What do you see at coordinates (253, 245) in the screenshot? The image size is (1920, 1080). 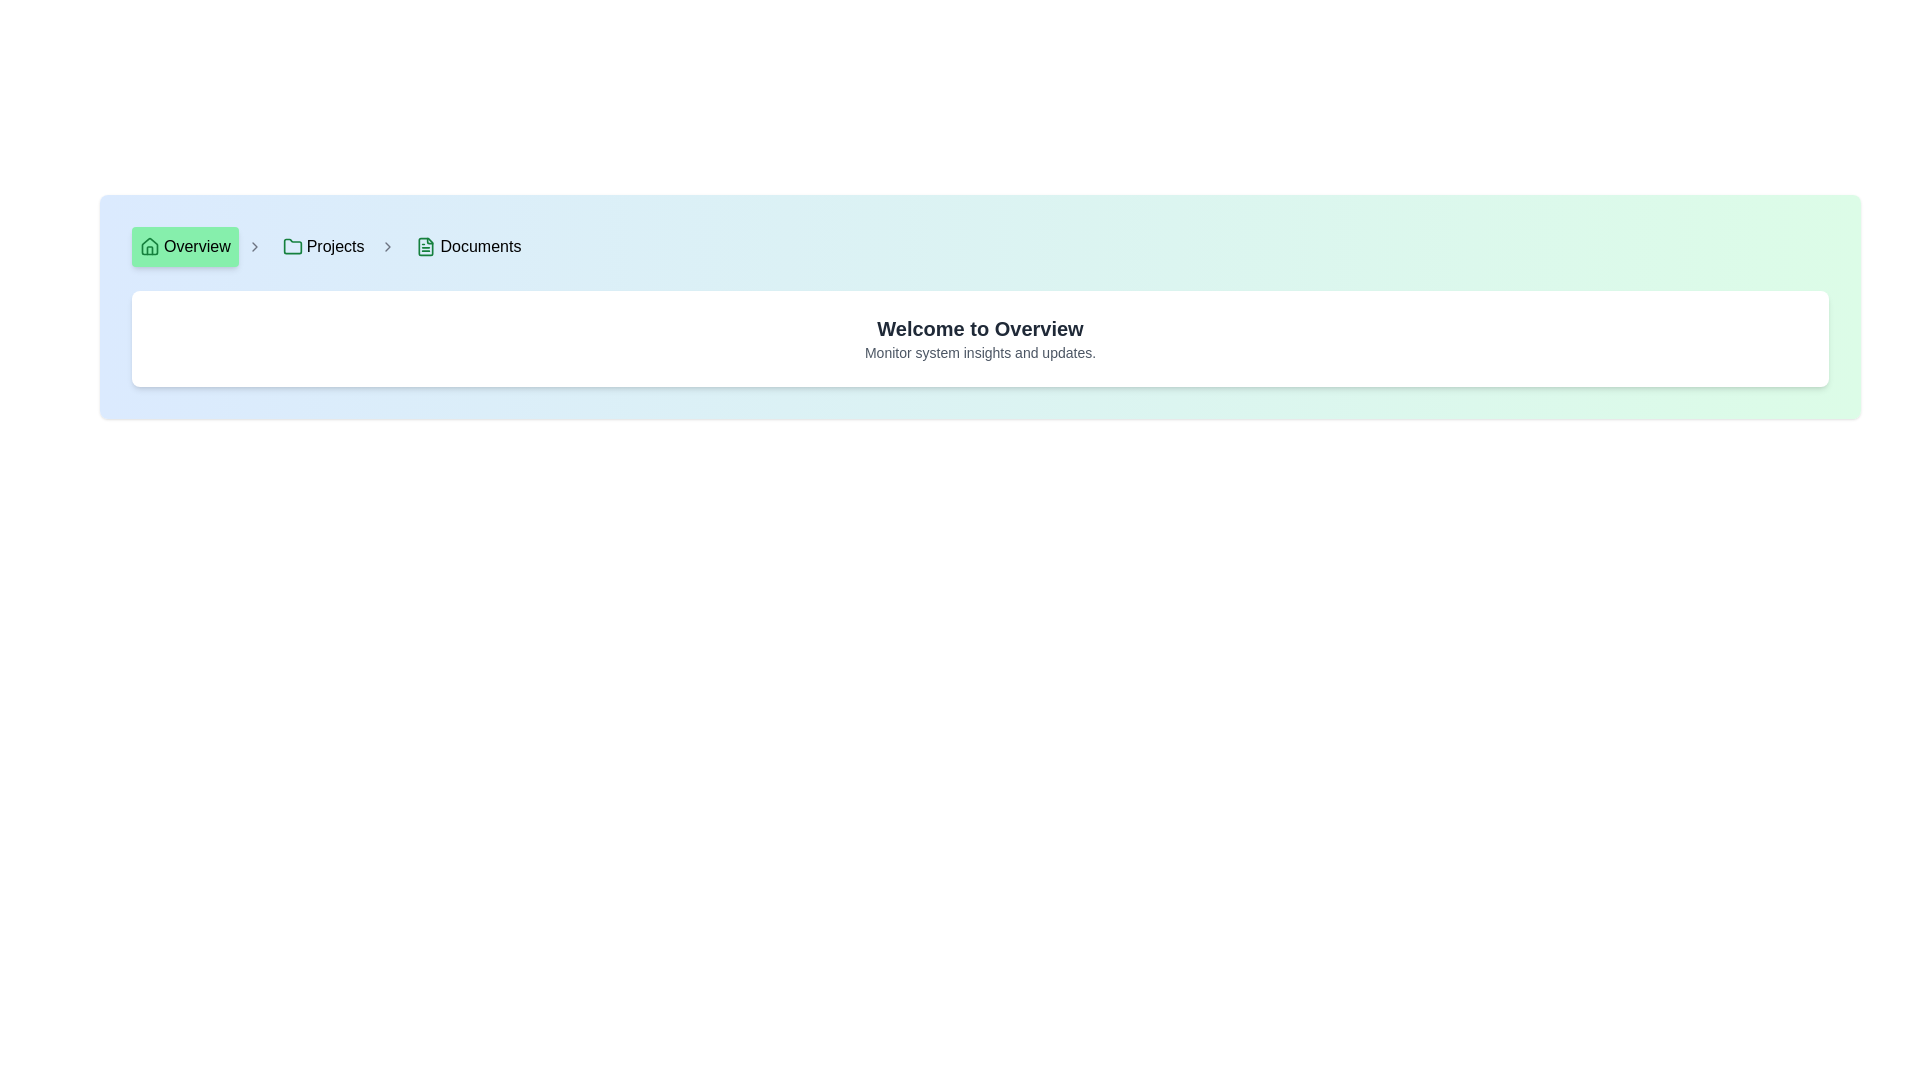 I see `the chevron icon located` at bounding box center [253, 245].